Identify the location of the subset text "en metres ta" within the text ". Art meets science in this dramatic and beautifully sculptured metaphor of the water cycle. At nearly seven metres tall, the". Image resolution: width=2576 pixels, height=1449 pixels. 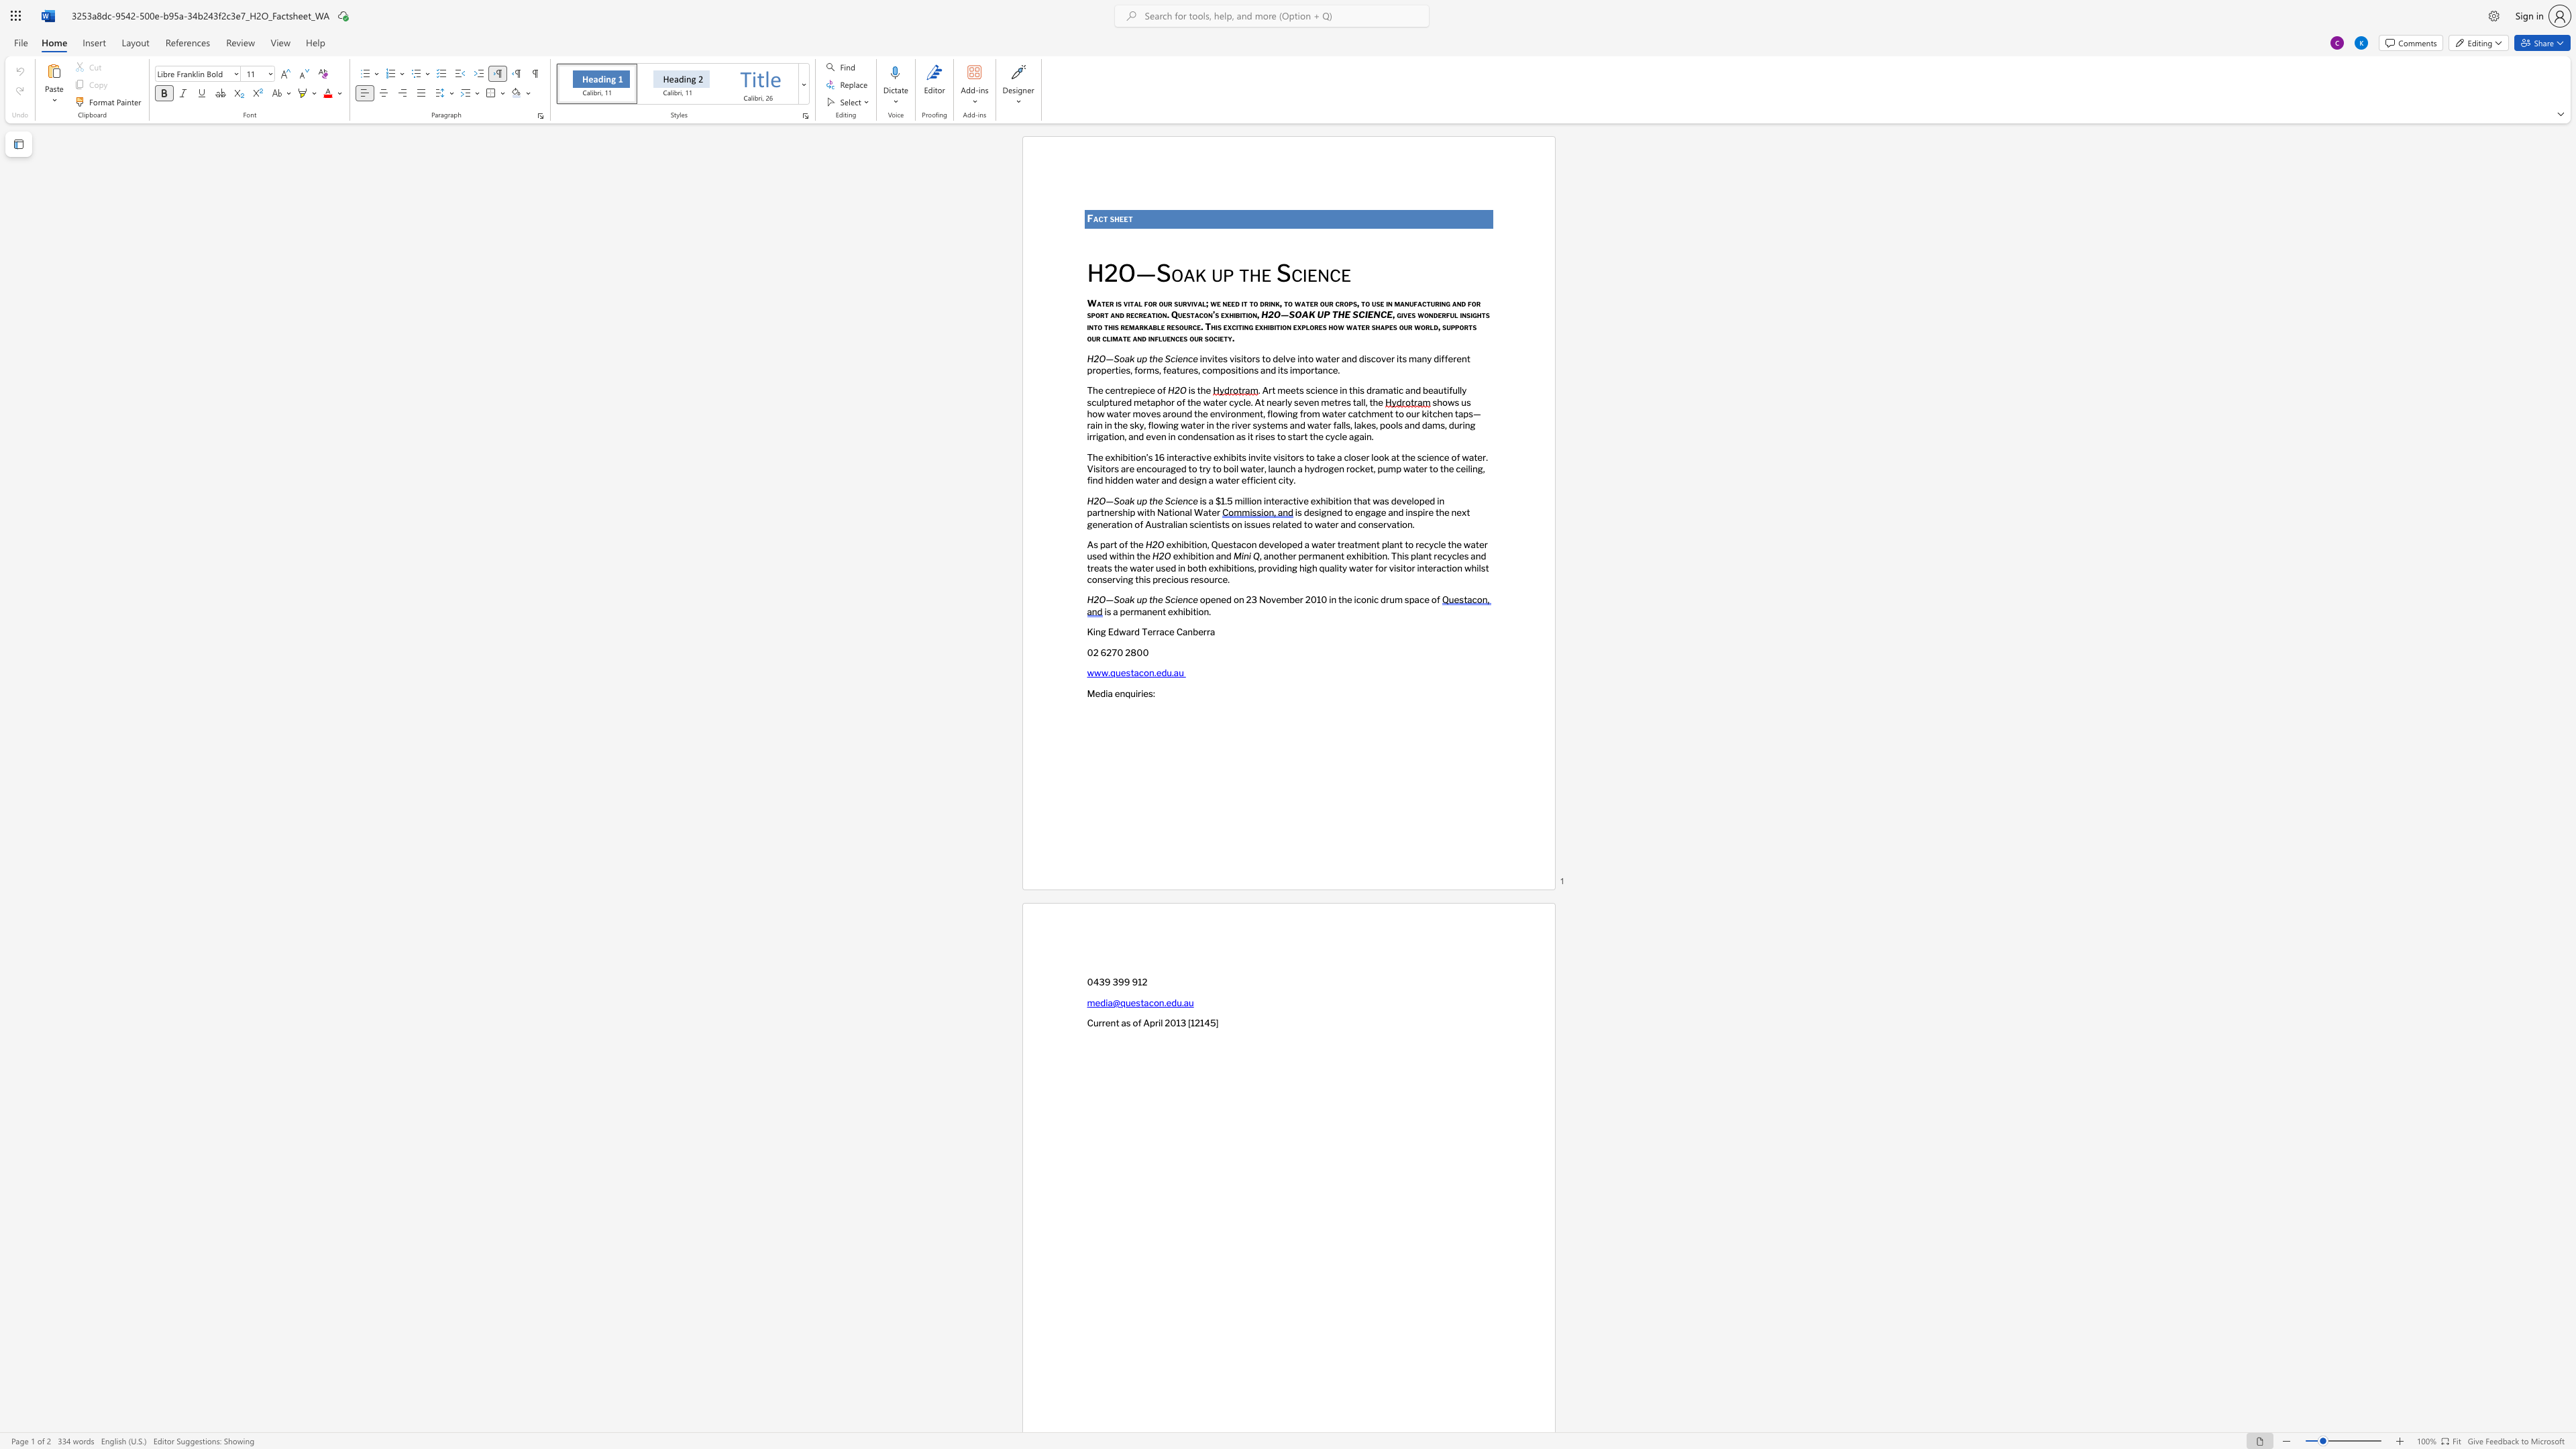
(1308, 402).